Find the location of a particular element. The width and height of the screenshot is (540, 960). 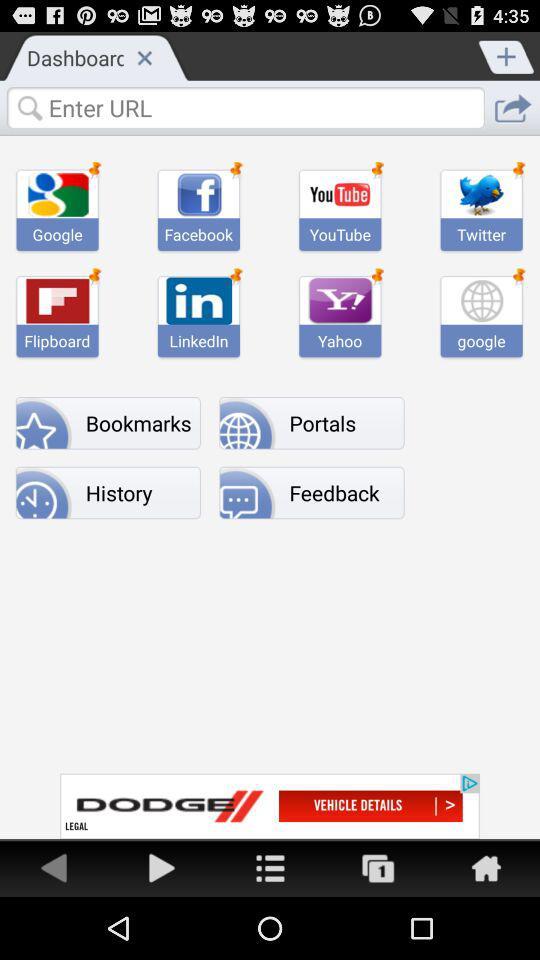

the list icon is located at coordinates (270, 928).